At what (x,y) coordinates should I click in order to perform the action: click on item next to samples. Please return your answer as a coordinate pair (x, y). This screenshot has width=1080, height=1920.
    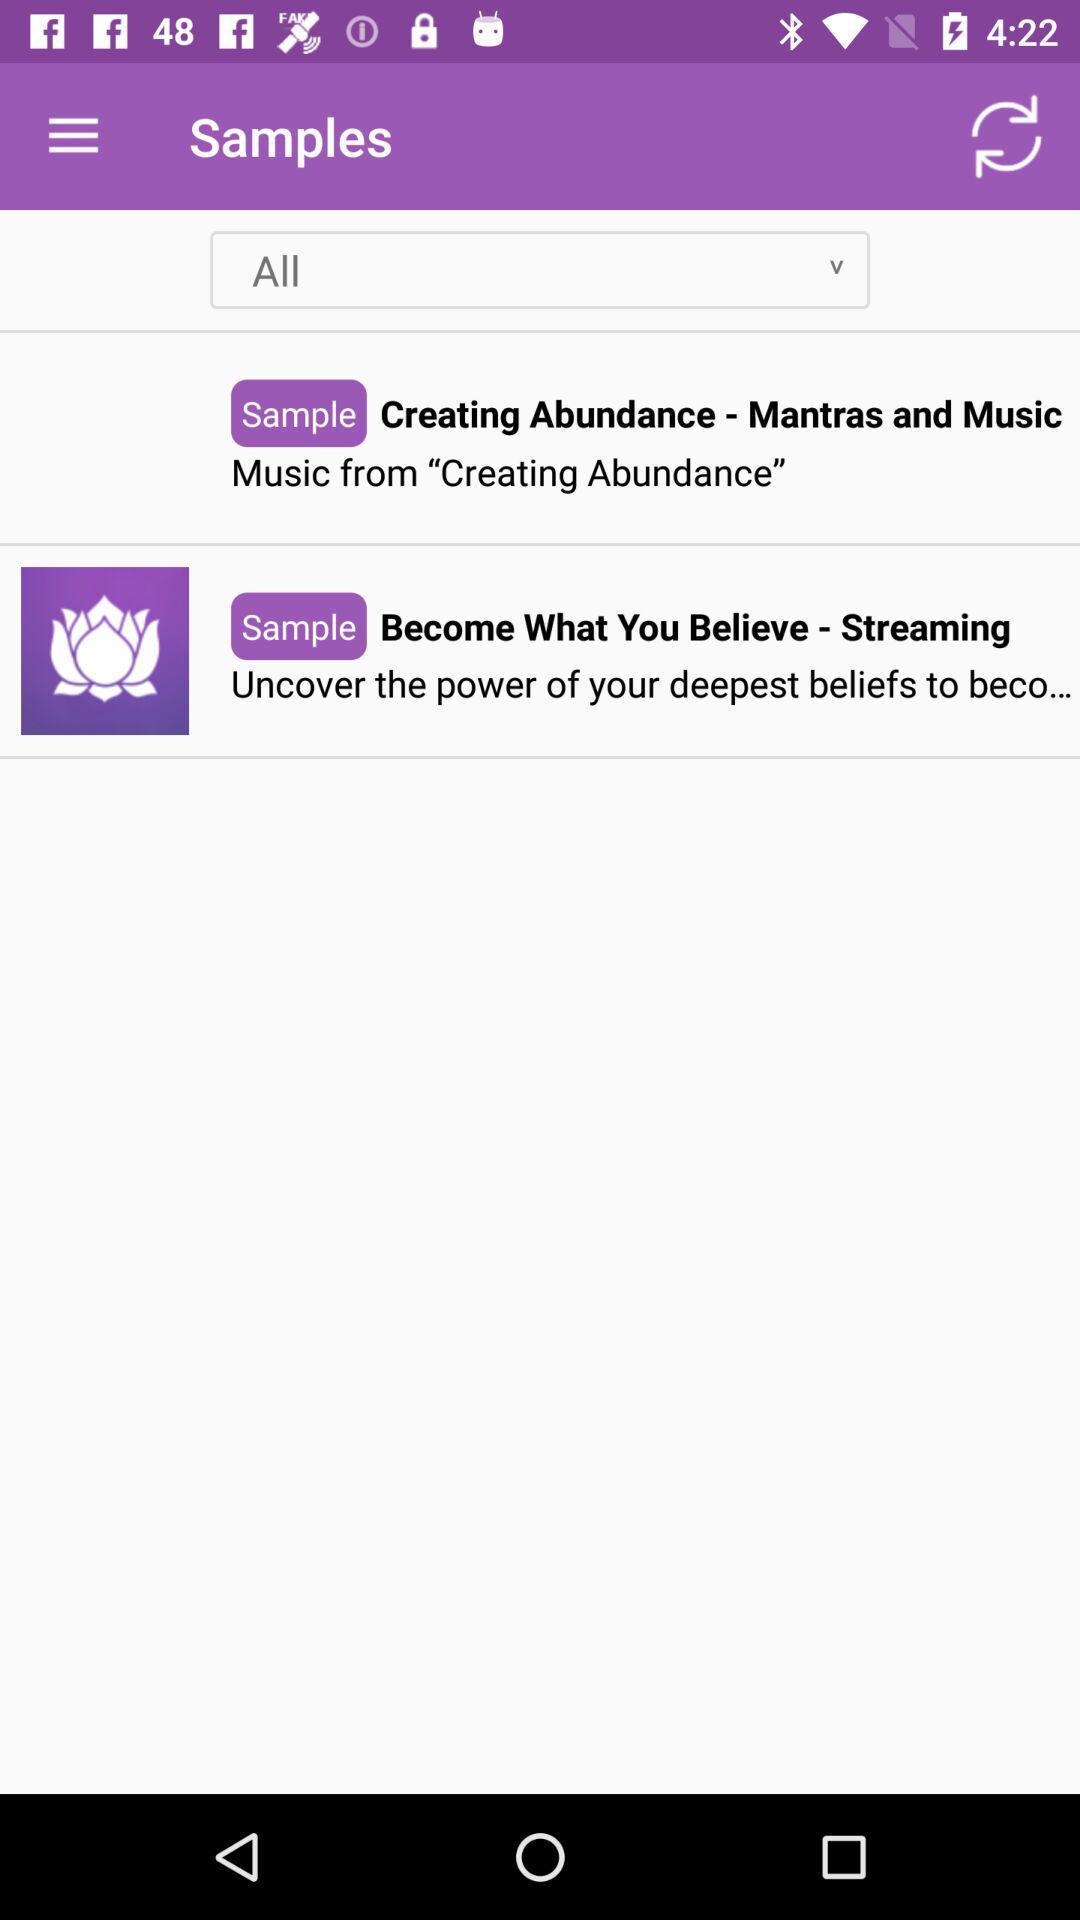
    Looking at the image, I should click on (72, 135).